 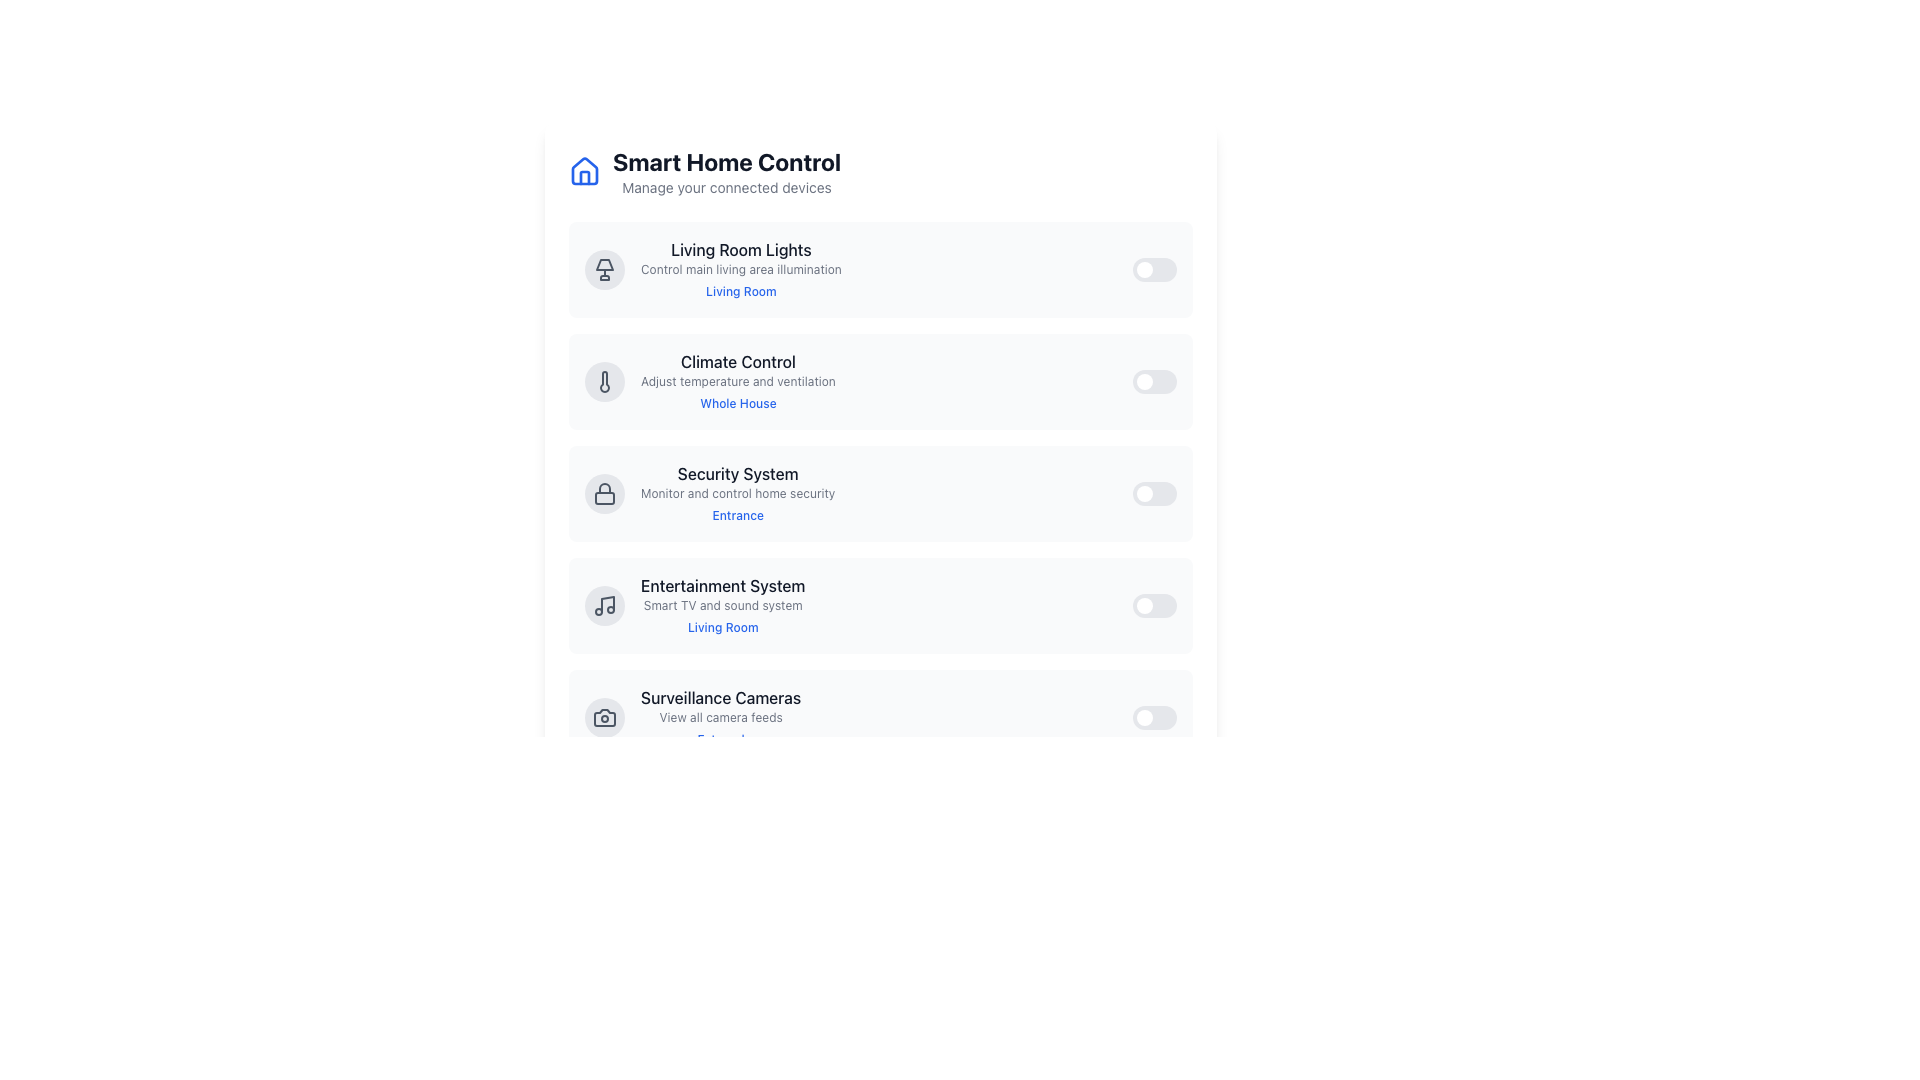 I want to click on the toggle switch located to the far right within the row labeled 'Security System', so click(x=1155, y=493).